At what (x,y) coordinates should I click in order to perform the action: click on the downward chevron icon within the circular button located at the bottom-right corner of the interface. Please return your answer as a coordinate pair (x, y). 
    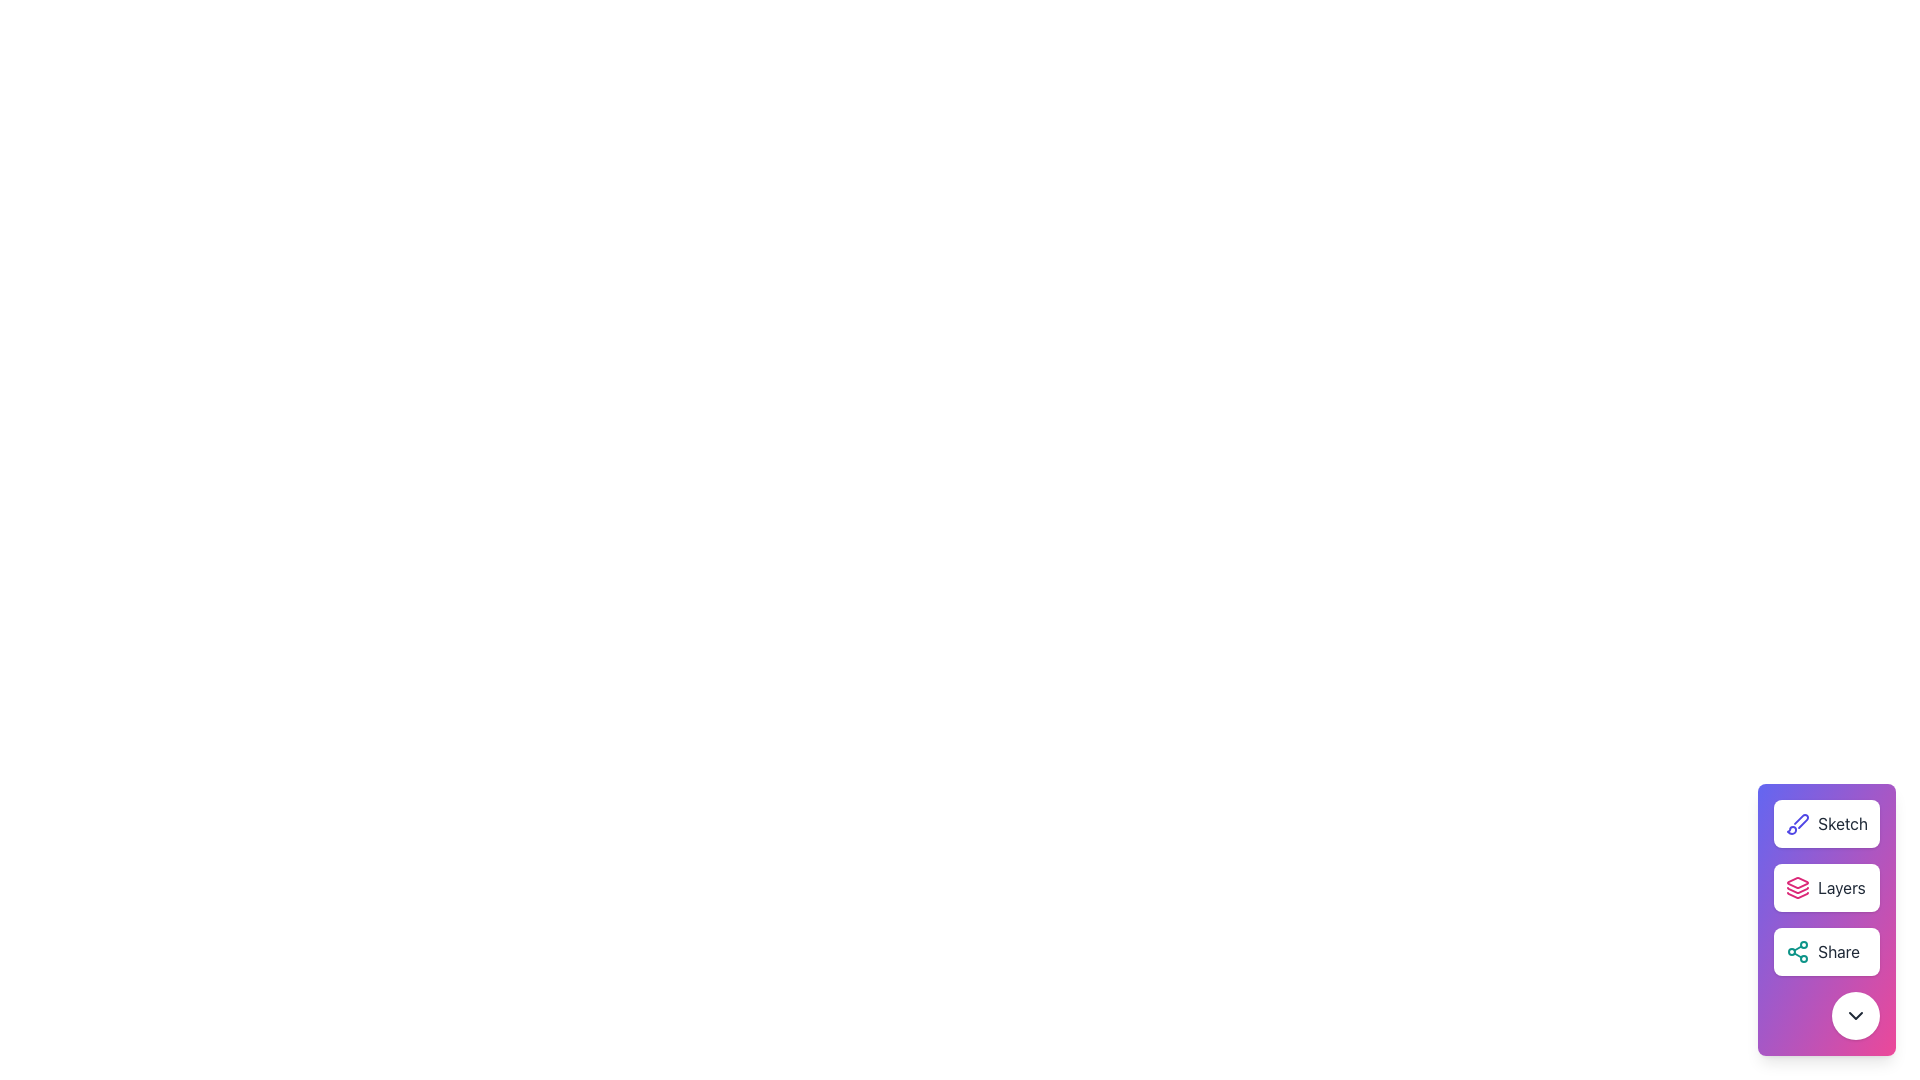
    Looking at the image, I should click on (1855, 1015).